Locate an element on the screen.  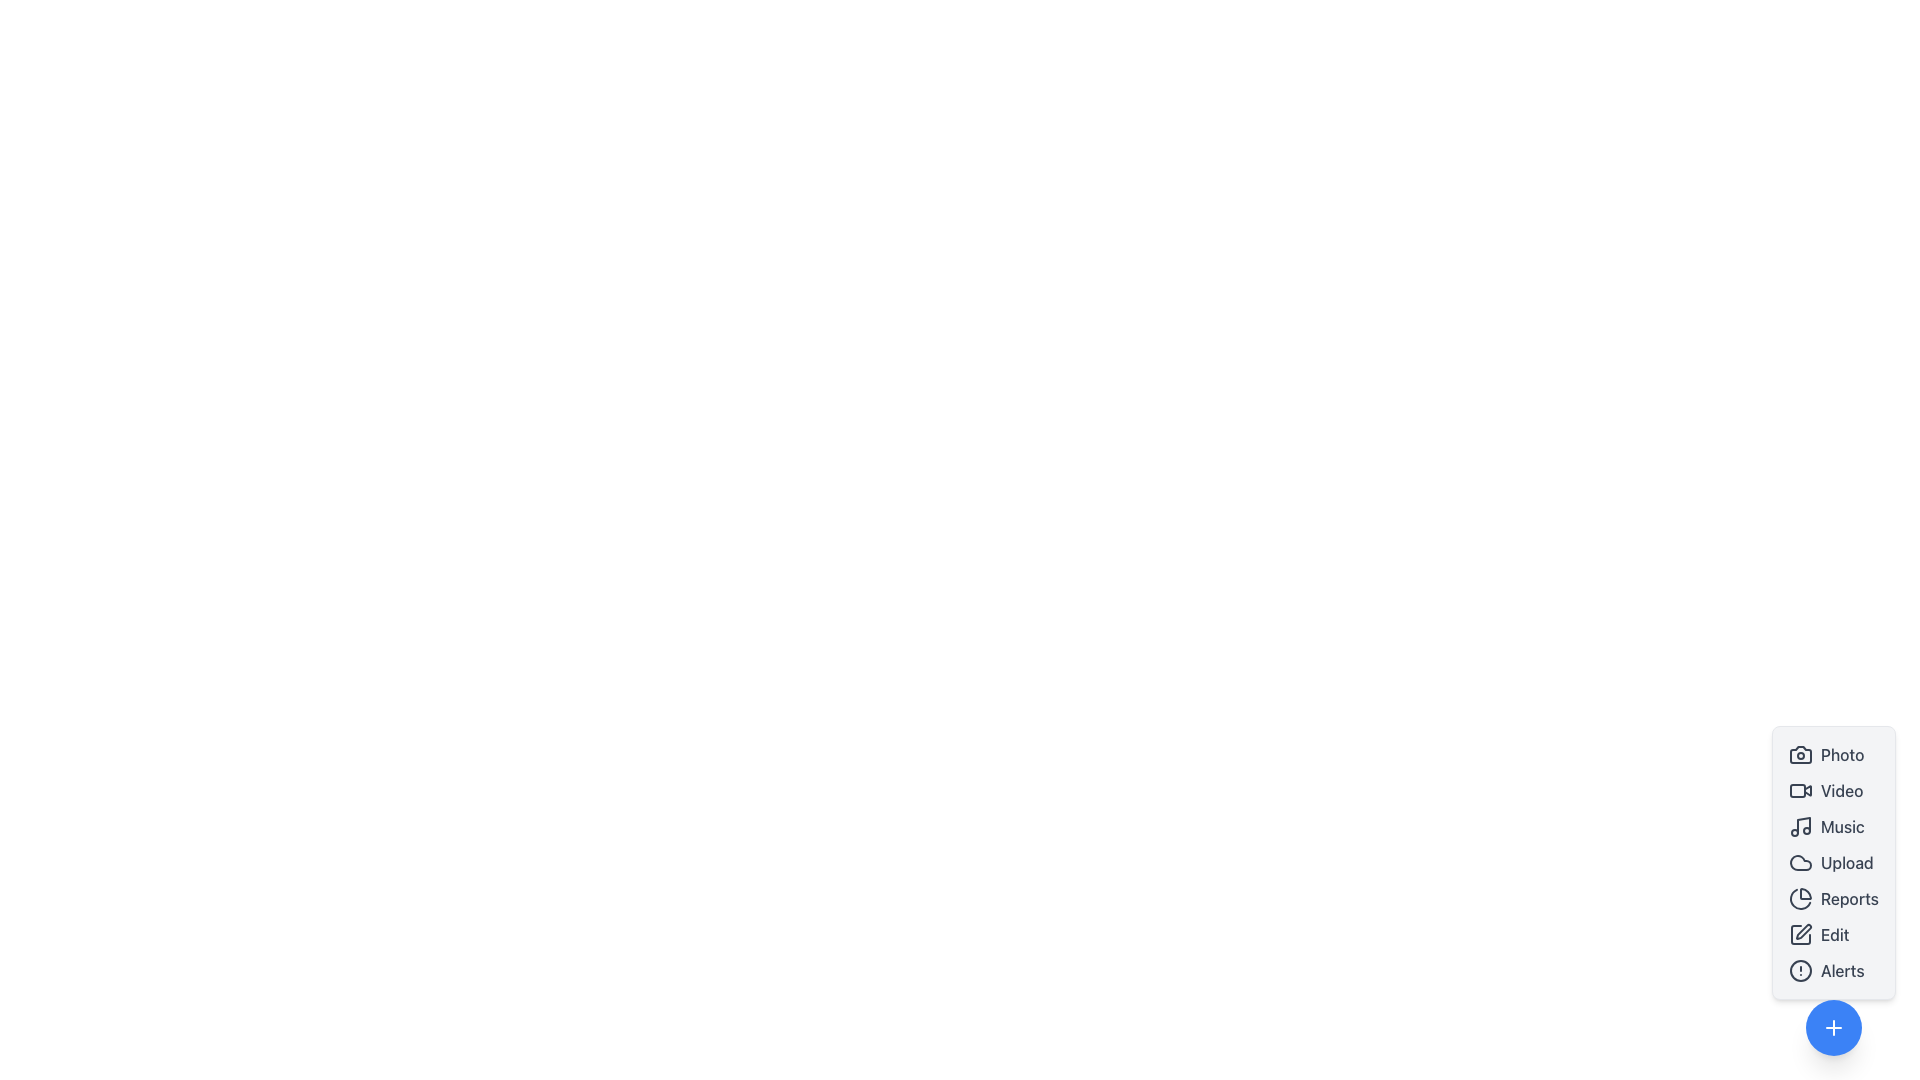
the edit button located between the 'Reports' and 'Alerts' options is located at coordinates (1819, 934).